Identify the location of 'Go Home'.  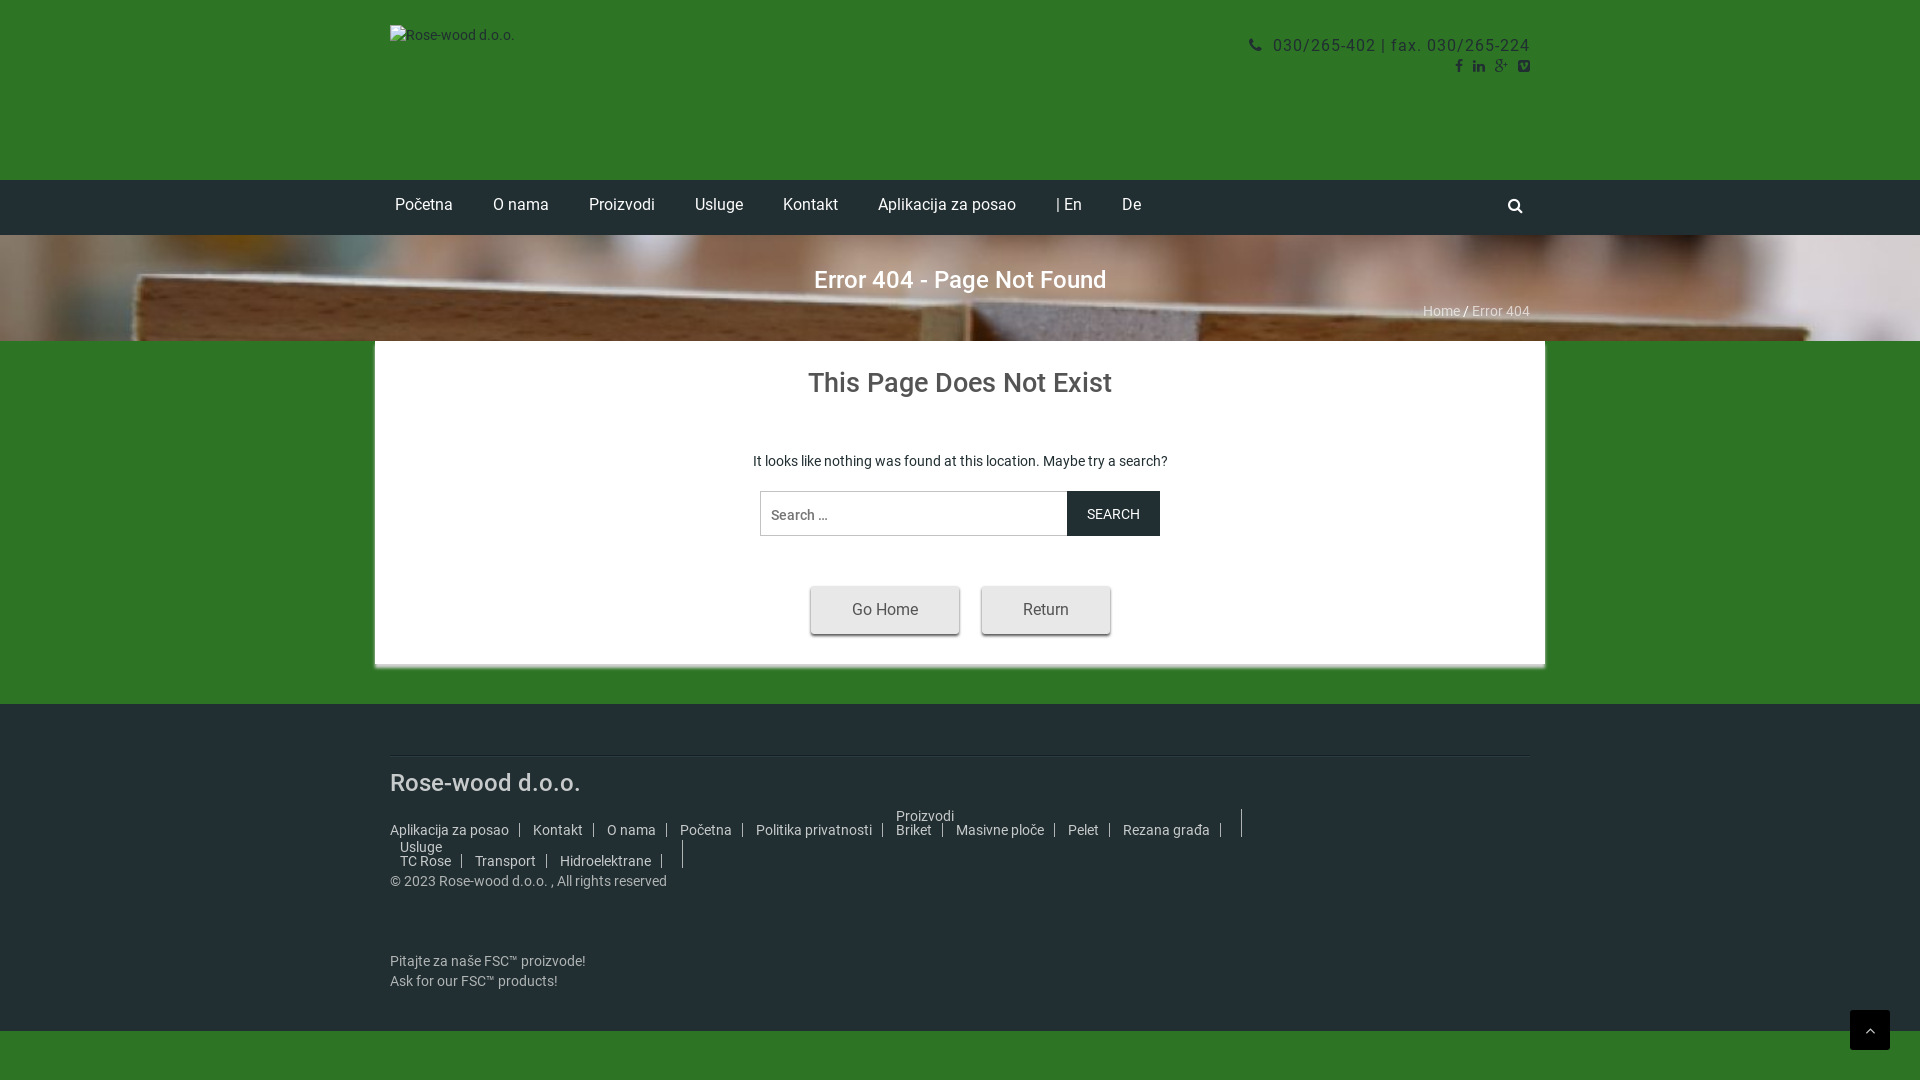
(882, 608).